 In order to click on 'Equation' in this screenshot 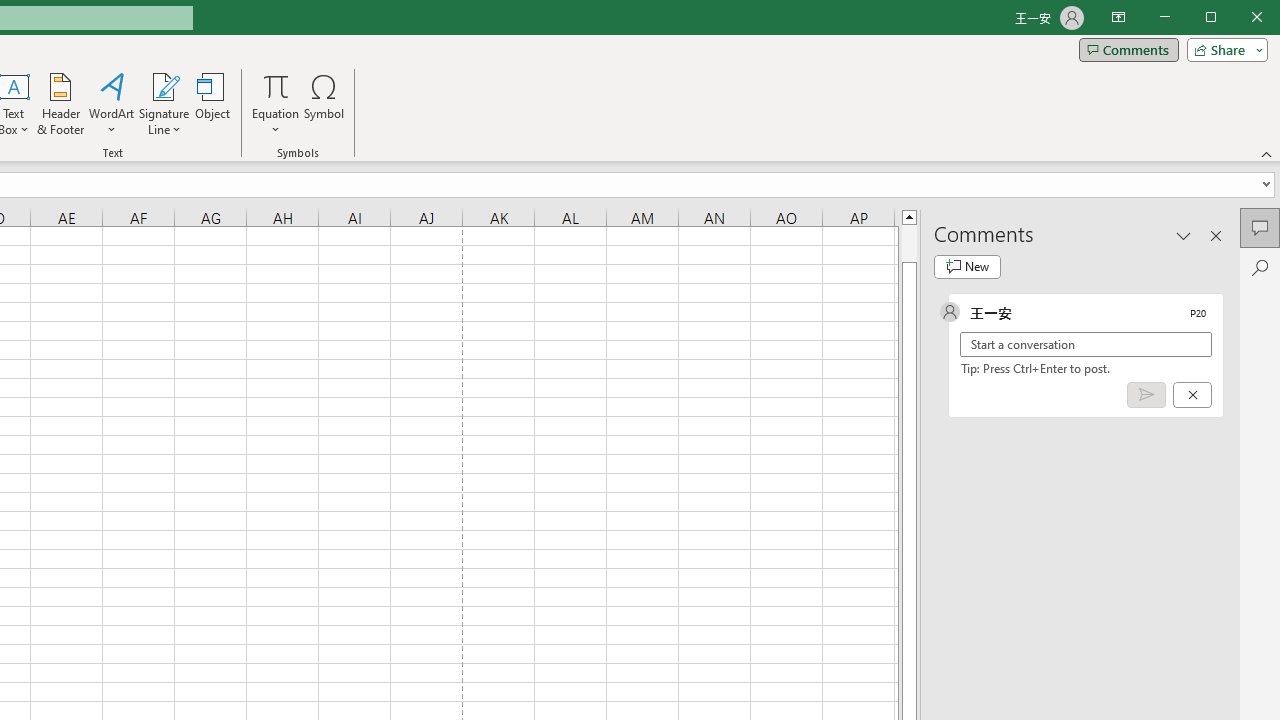, I will do `click(274, 85)`.